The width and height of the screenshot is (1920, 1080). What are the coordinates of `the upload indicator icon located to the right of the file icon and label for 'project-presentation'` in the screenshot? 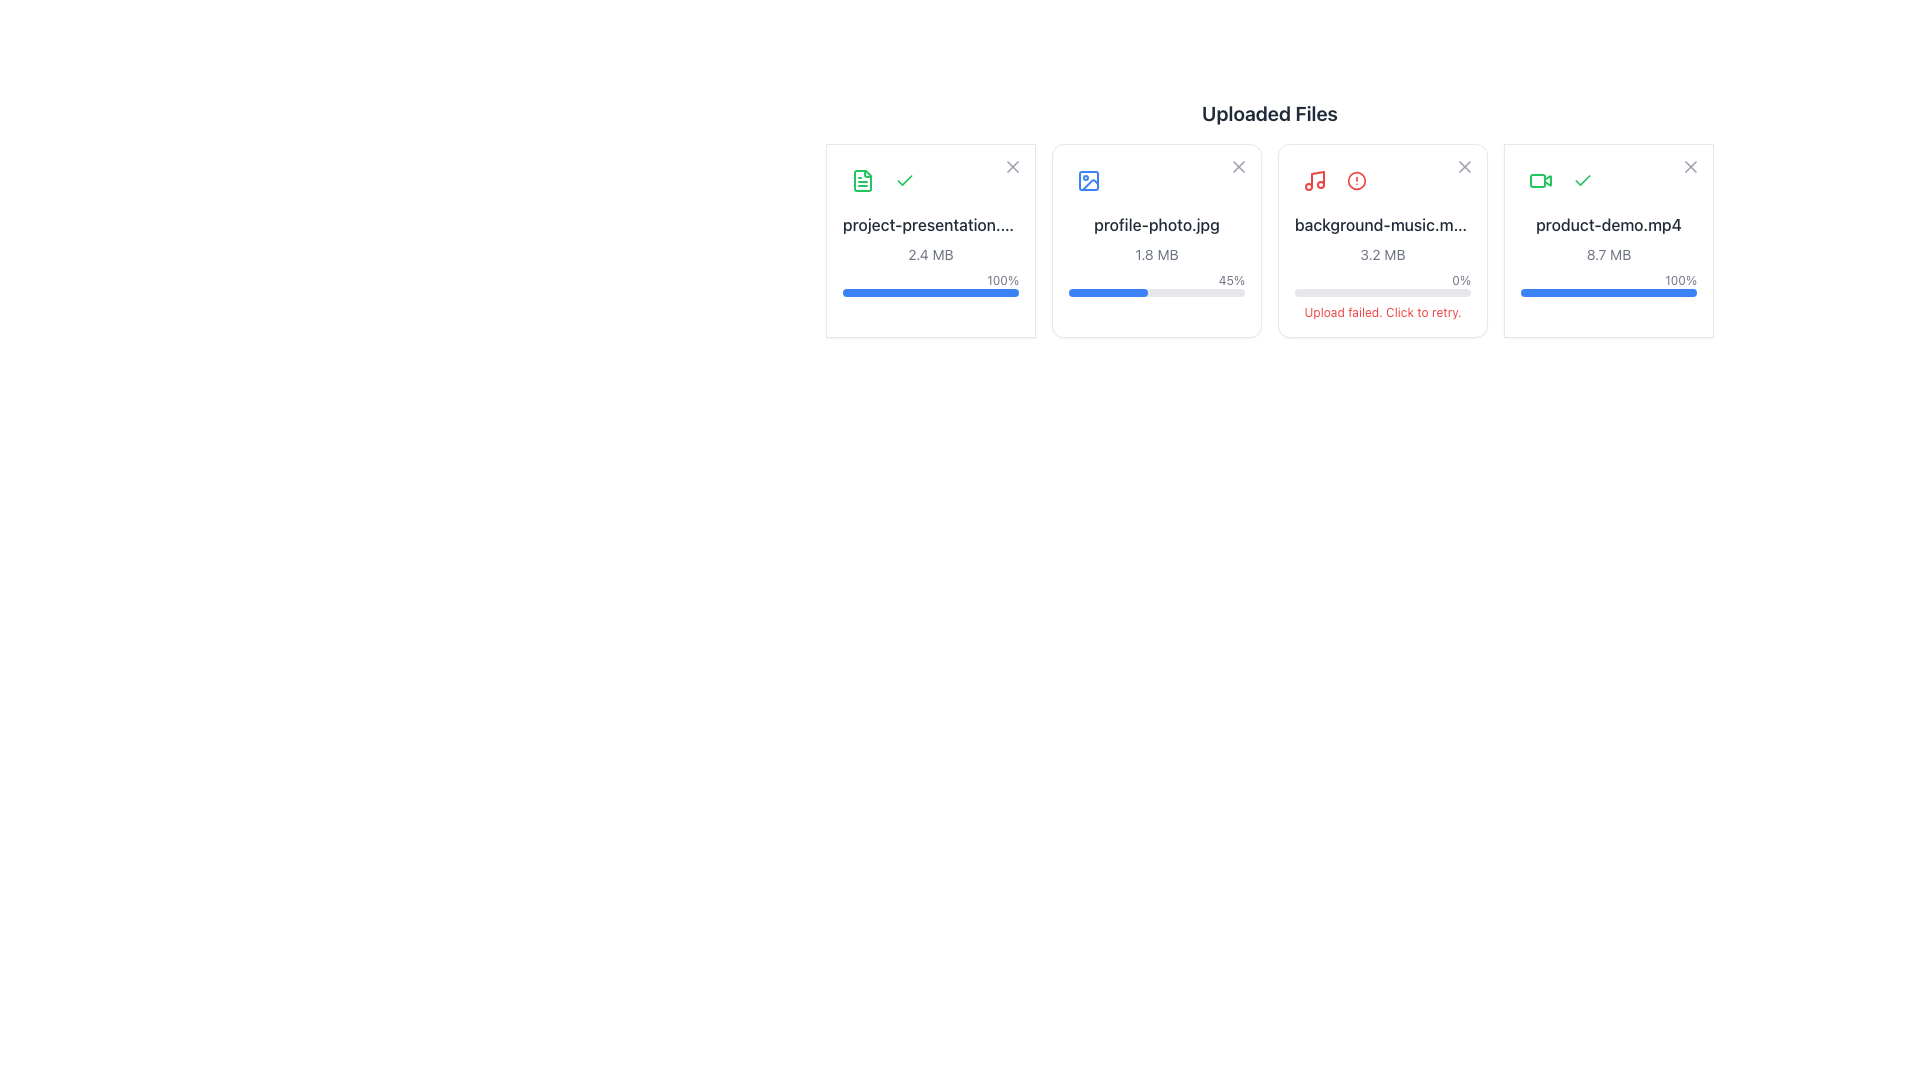 It's located at (904, 181).